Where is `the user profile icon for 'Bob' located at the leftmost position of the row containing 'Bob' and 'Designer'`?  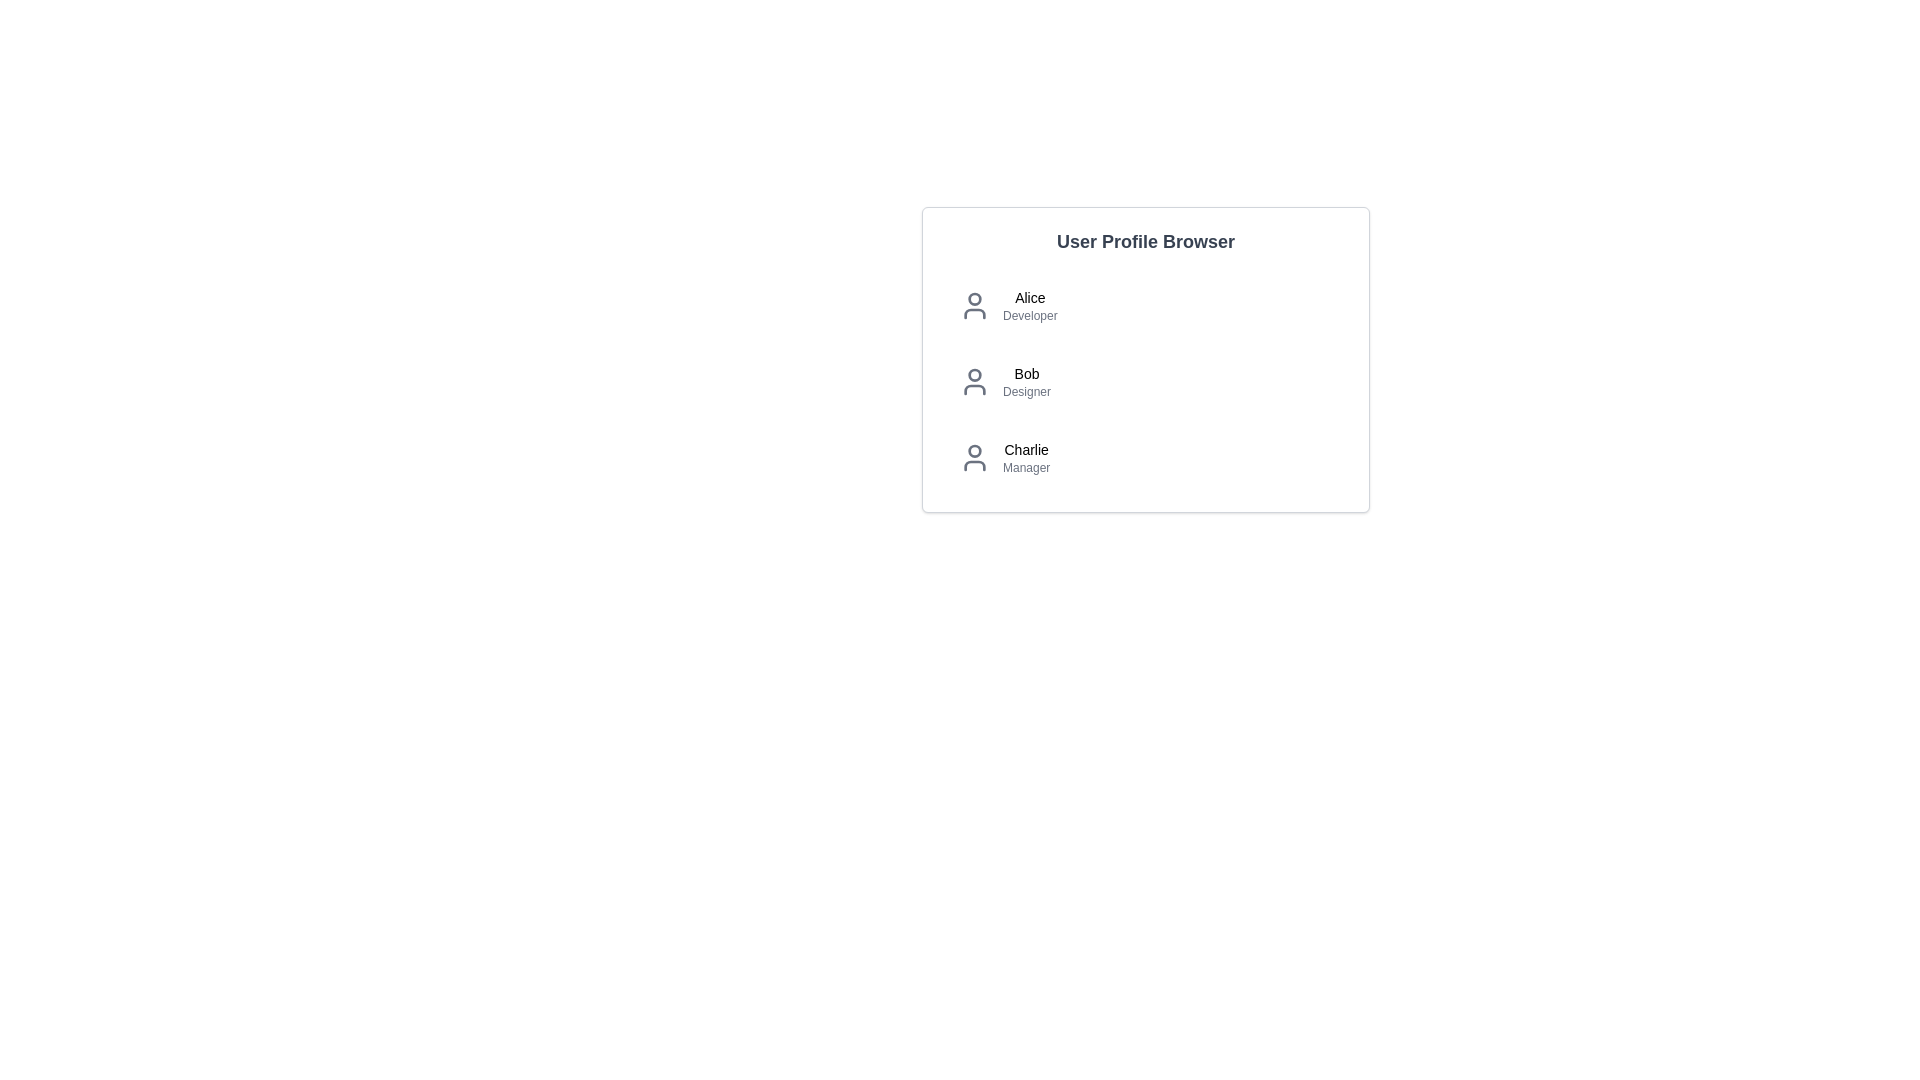 the user profile icon for 'Bob' located at the leftmost position of the row containing 'Bob' and 'Designer' is located at coordinates (974, 381).